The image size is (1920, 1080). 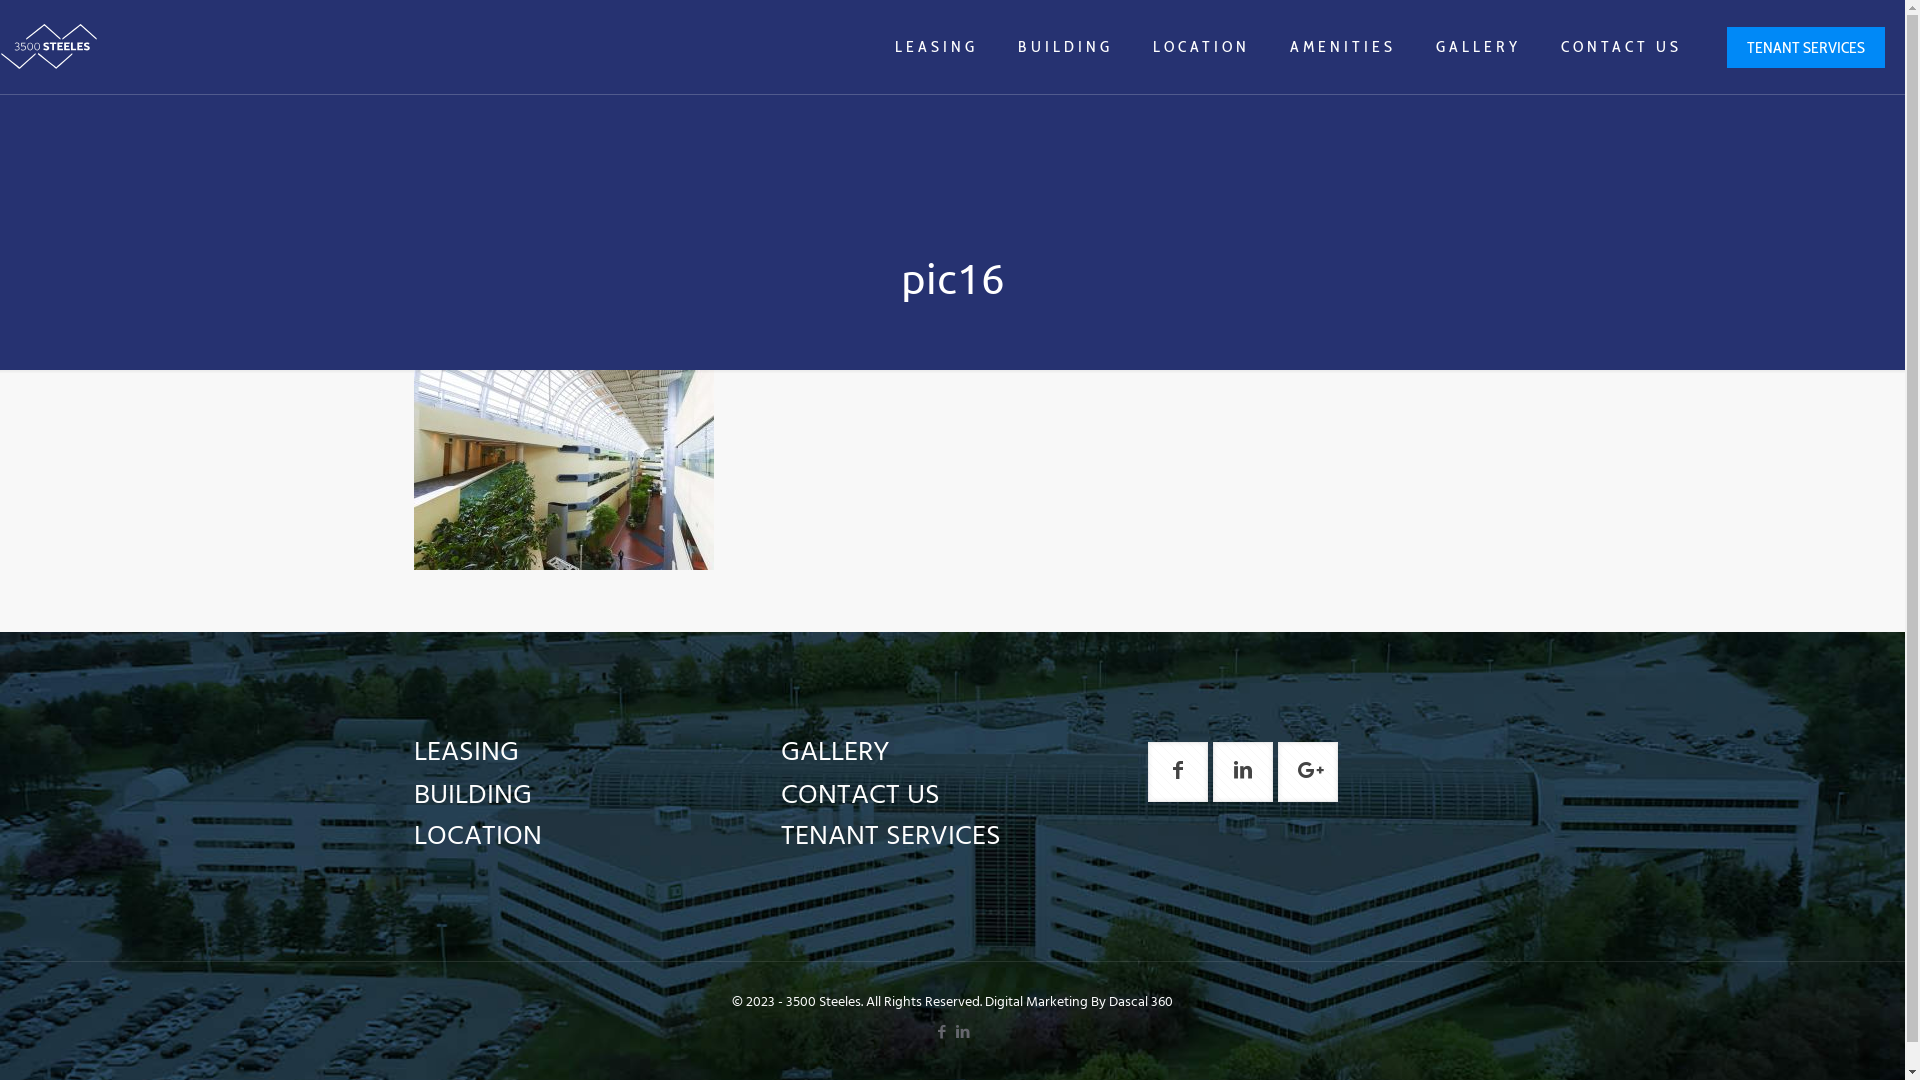 I want to click on 'TENANT SERVICES', so click(x=890, y=836).